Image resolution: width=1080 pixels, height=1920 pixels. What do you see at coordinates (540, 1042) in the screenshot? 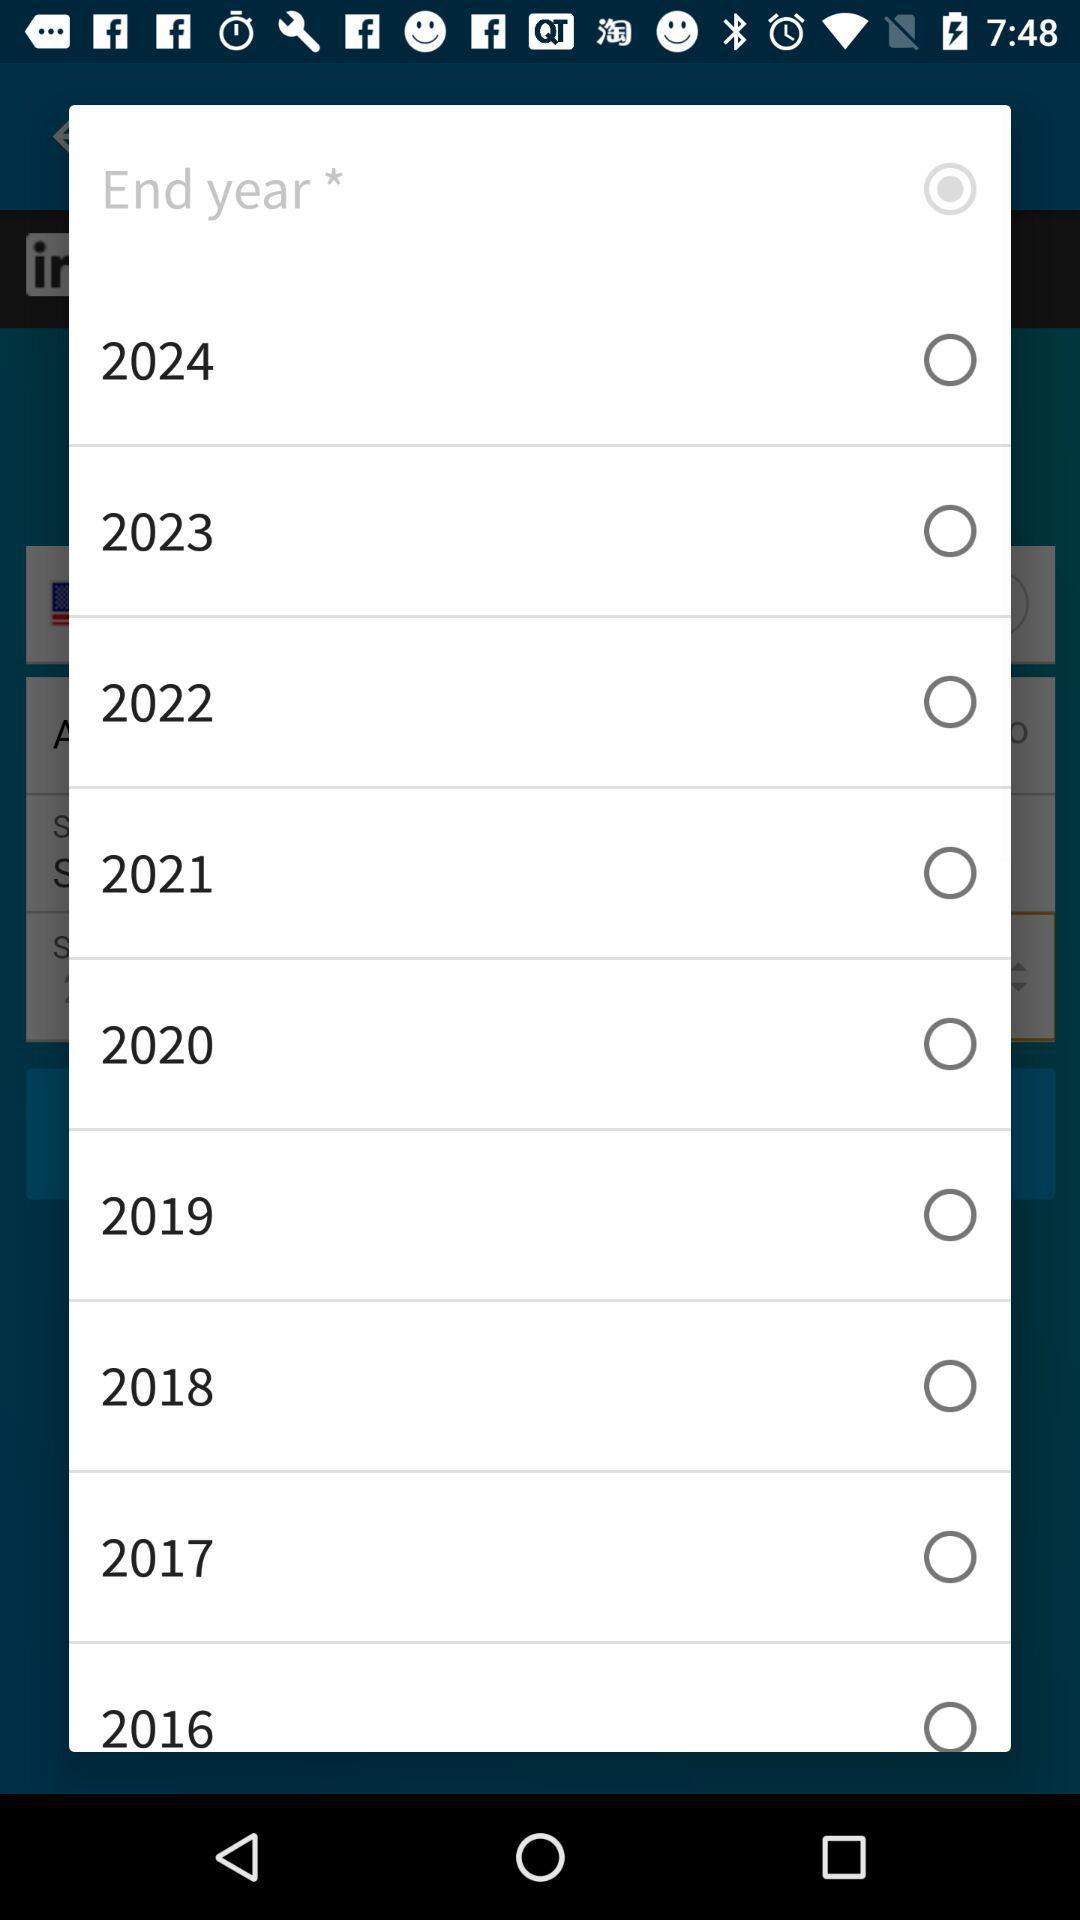
I see `item below 2021` at bounding box center [540, 1042].